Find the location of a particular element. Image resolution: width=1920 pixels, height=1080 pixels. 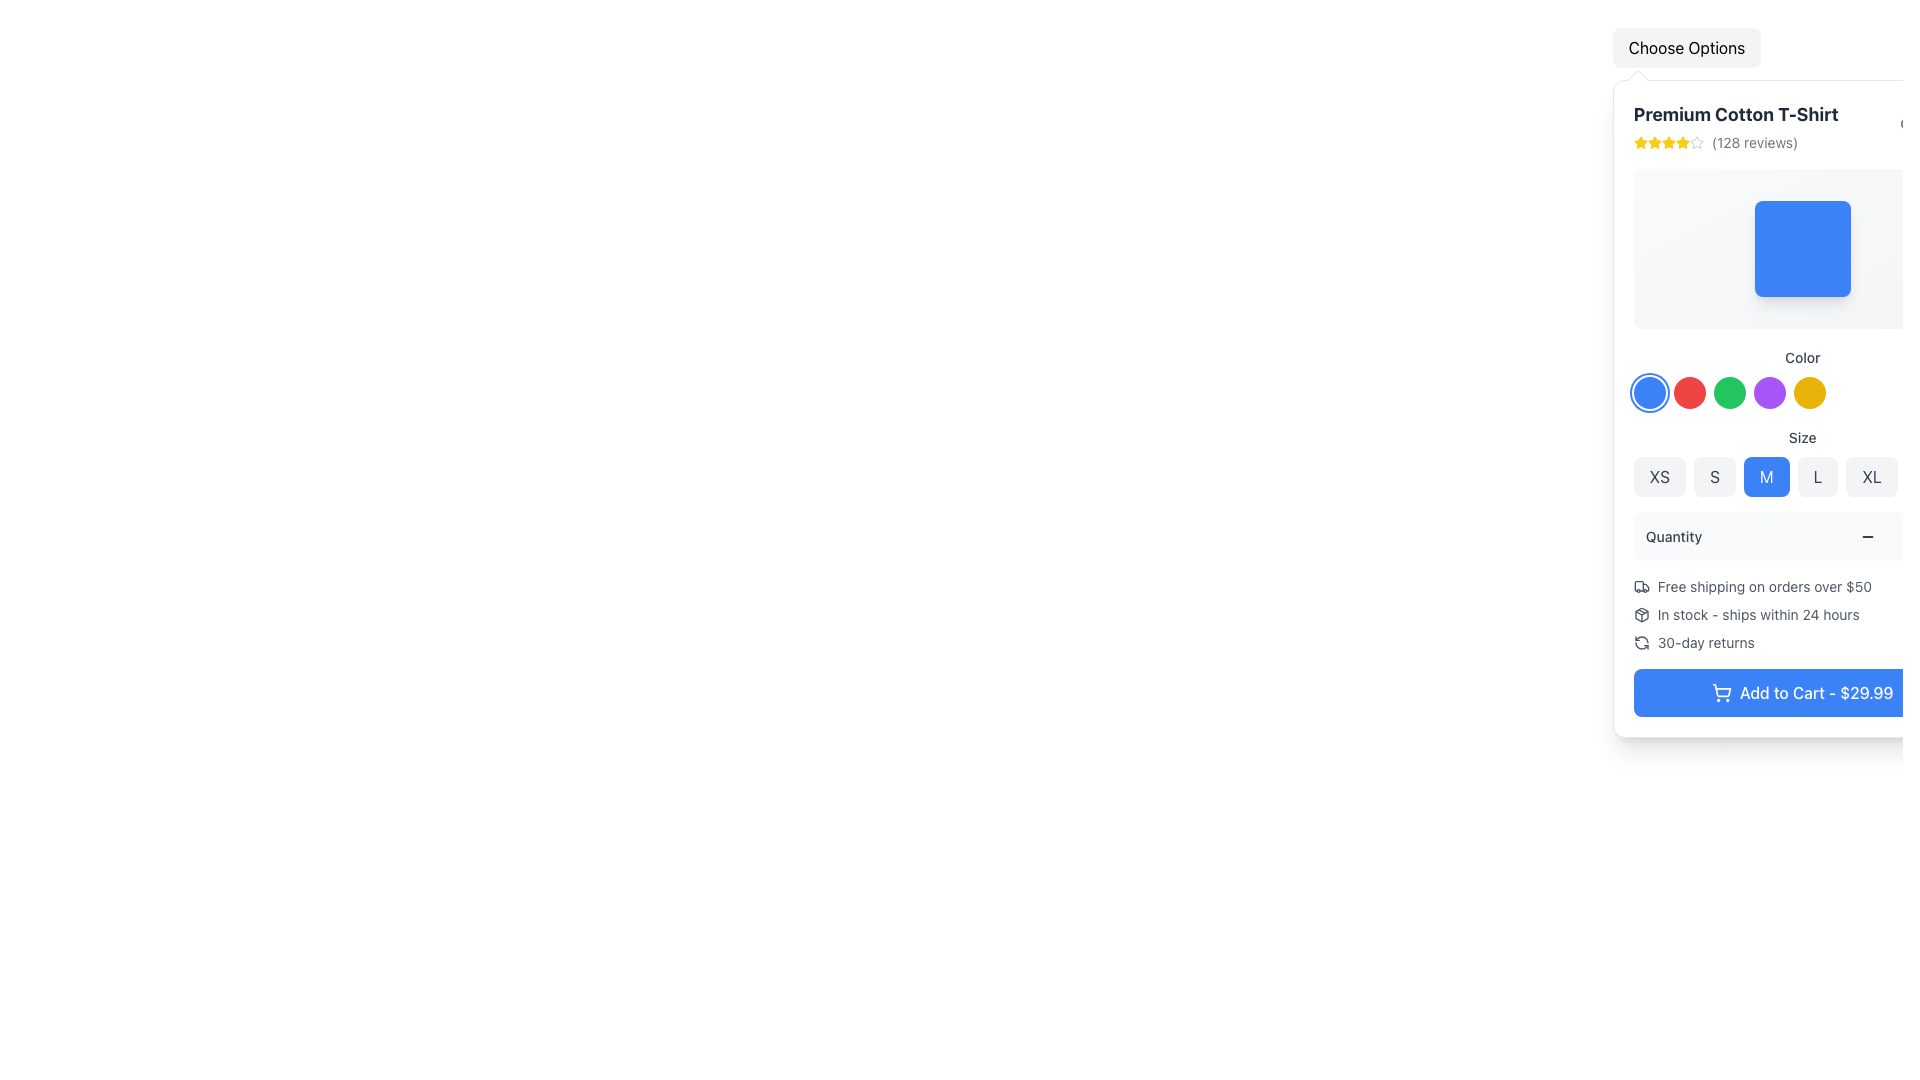

the fourth star-shaped icon with a yellow fill and outline in the product ratings section, which is part of a rating system adjacent to the reviews text is located at coordinates (1668, 141).